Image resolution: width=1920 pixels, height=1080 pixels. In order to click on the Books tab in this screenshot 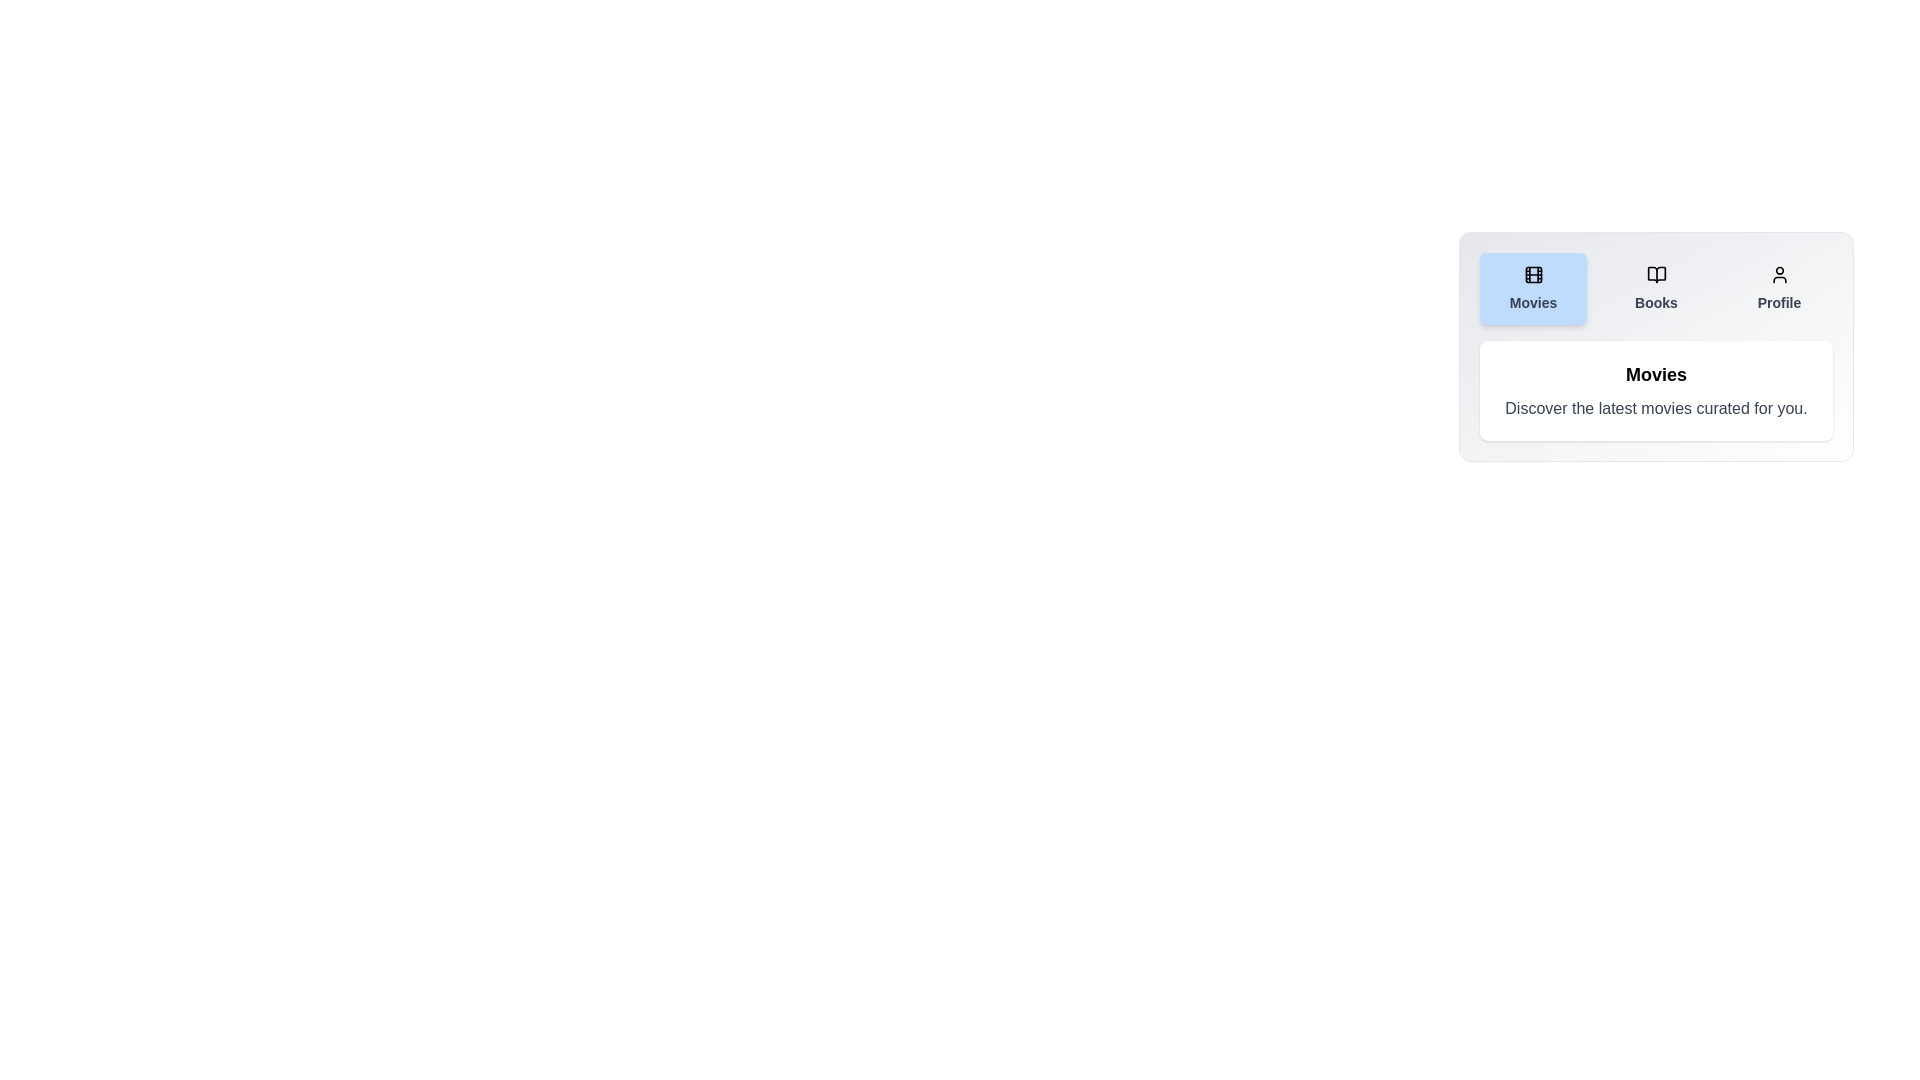, I will do `click(1656, 289)`.